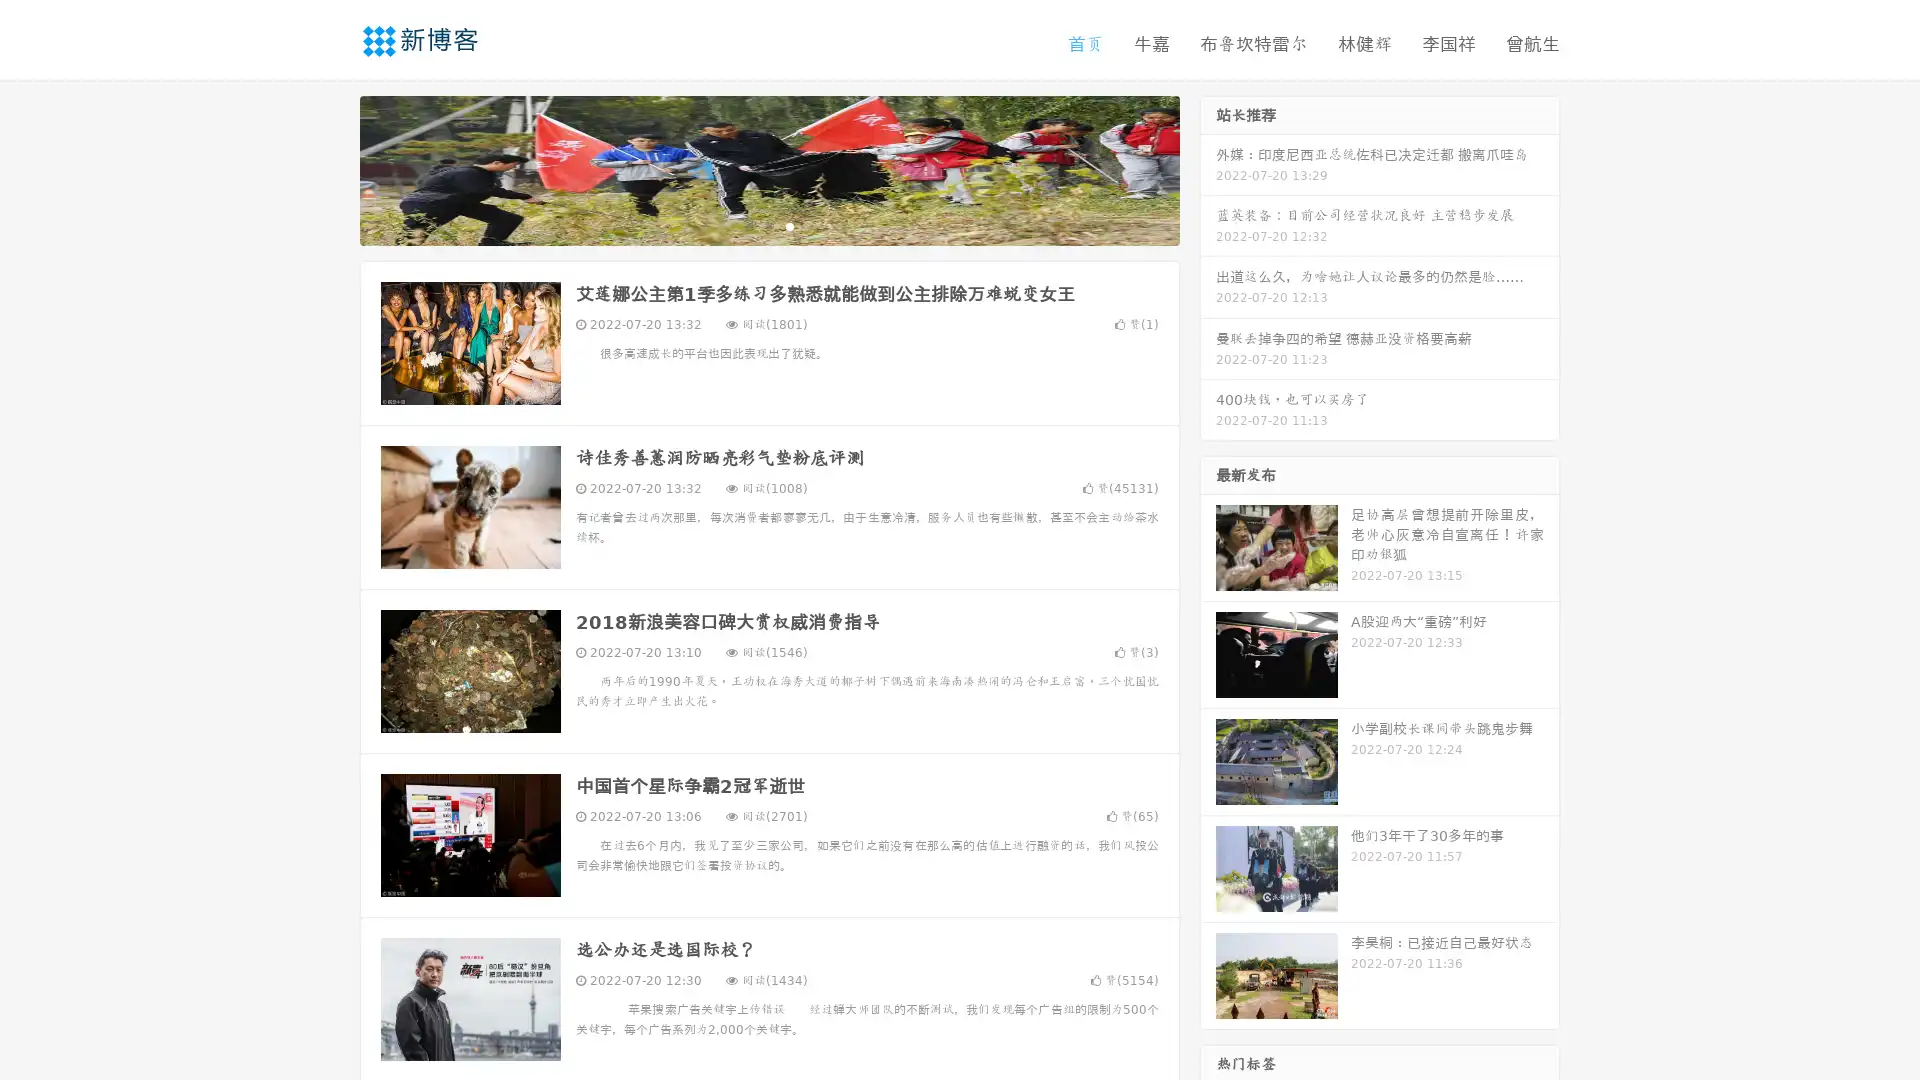 Image resolution: width=1920 pixels, height=1080 pixels. Describe the element at coordinates (768, 225) in the screenshot. I see `Go to slide 2` at that location.